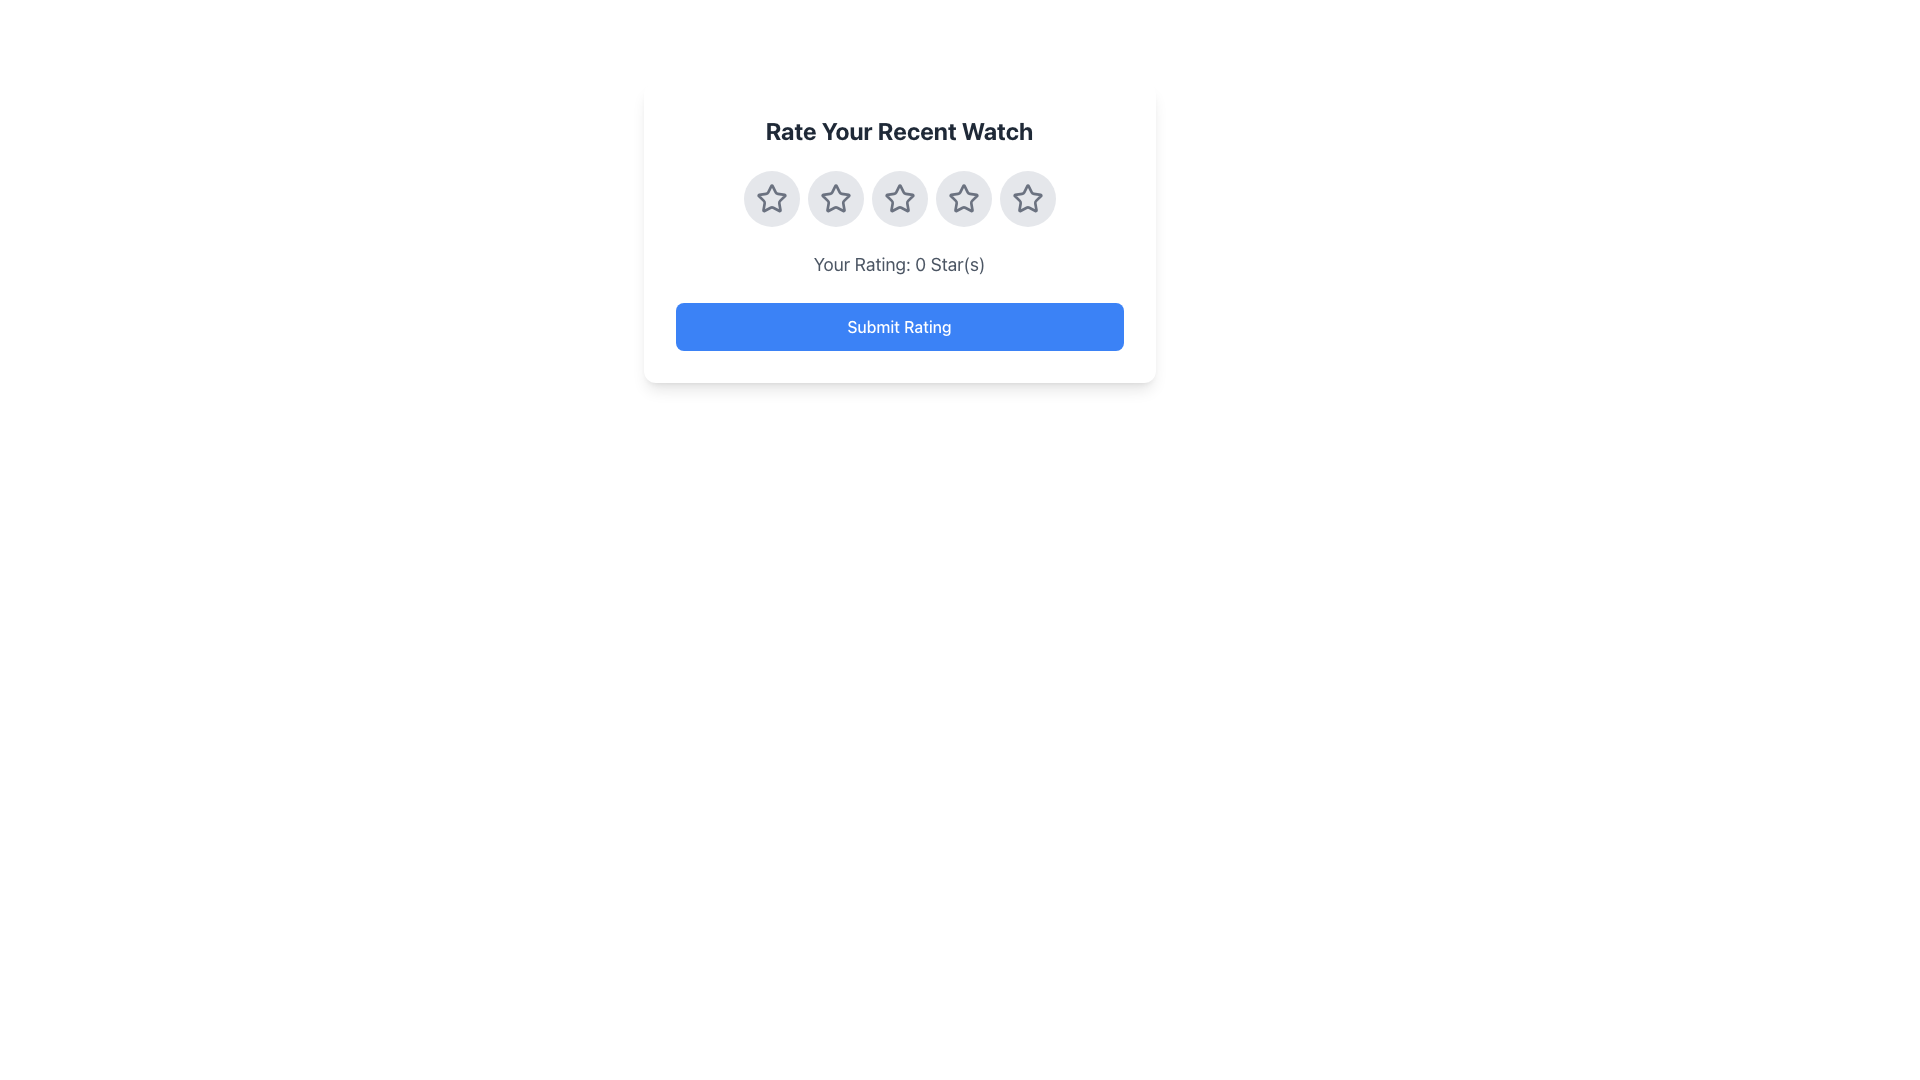  Describe the element at coordinates (963, 199) in the screenshot. I see `the fourth star button in the rating selector` at that location.